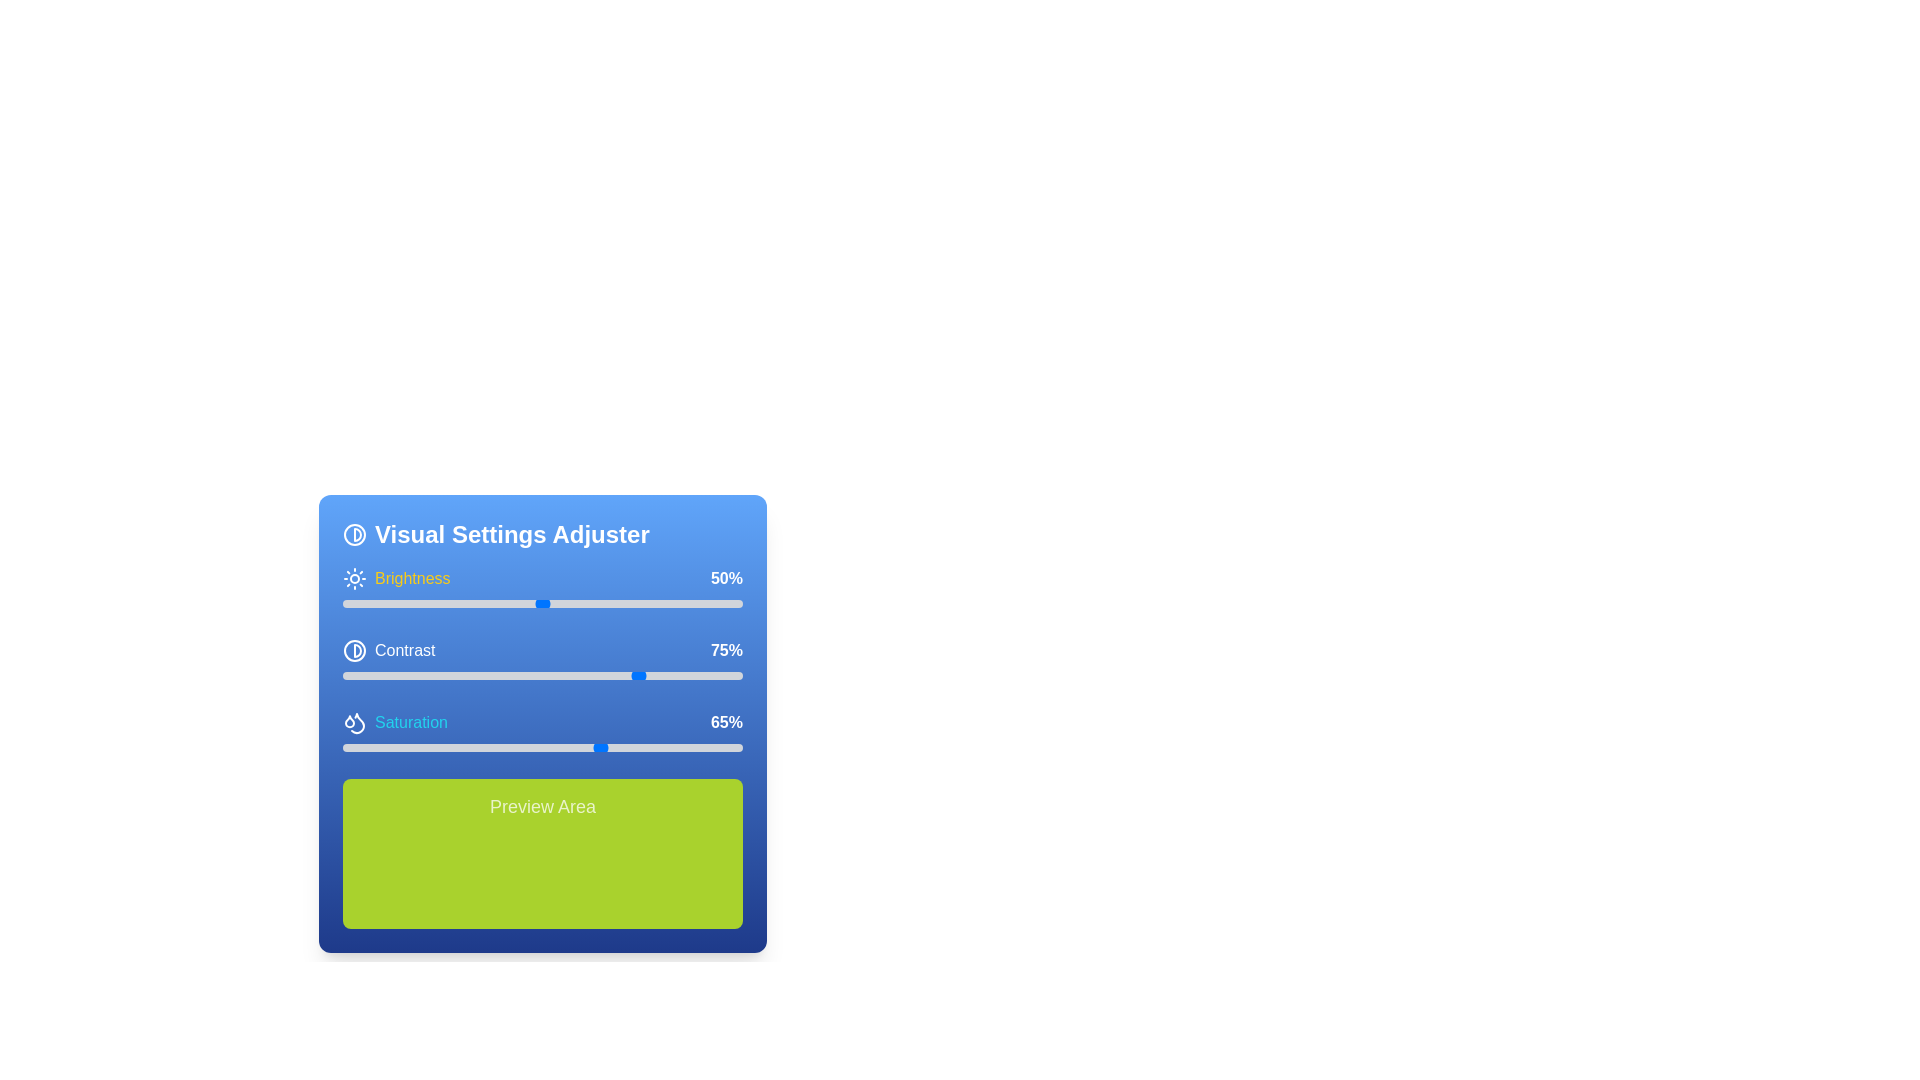 This screenshot has height=1080, width=1920. What do you see at coordinates (722, 722) in the screenshot?
I see `the static text label displaying '65%' on a blue background, which is located to the right of the 'Saturation' label in the 'Visual Settings Adjuster' interface` at bounding box center [722, 722].